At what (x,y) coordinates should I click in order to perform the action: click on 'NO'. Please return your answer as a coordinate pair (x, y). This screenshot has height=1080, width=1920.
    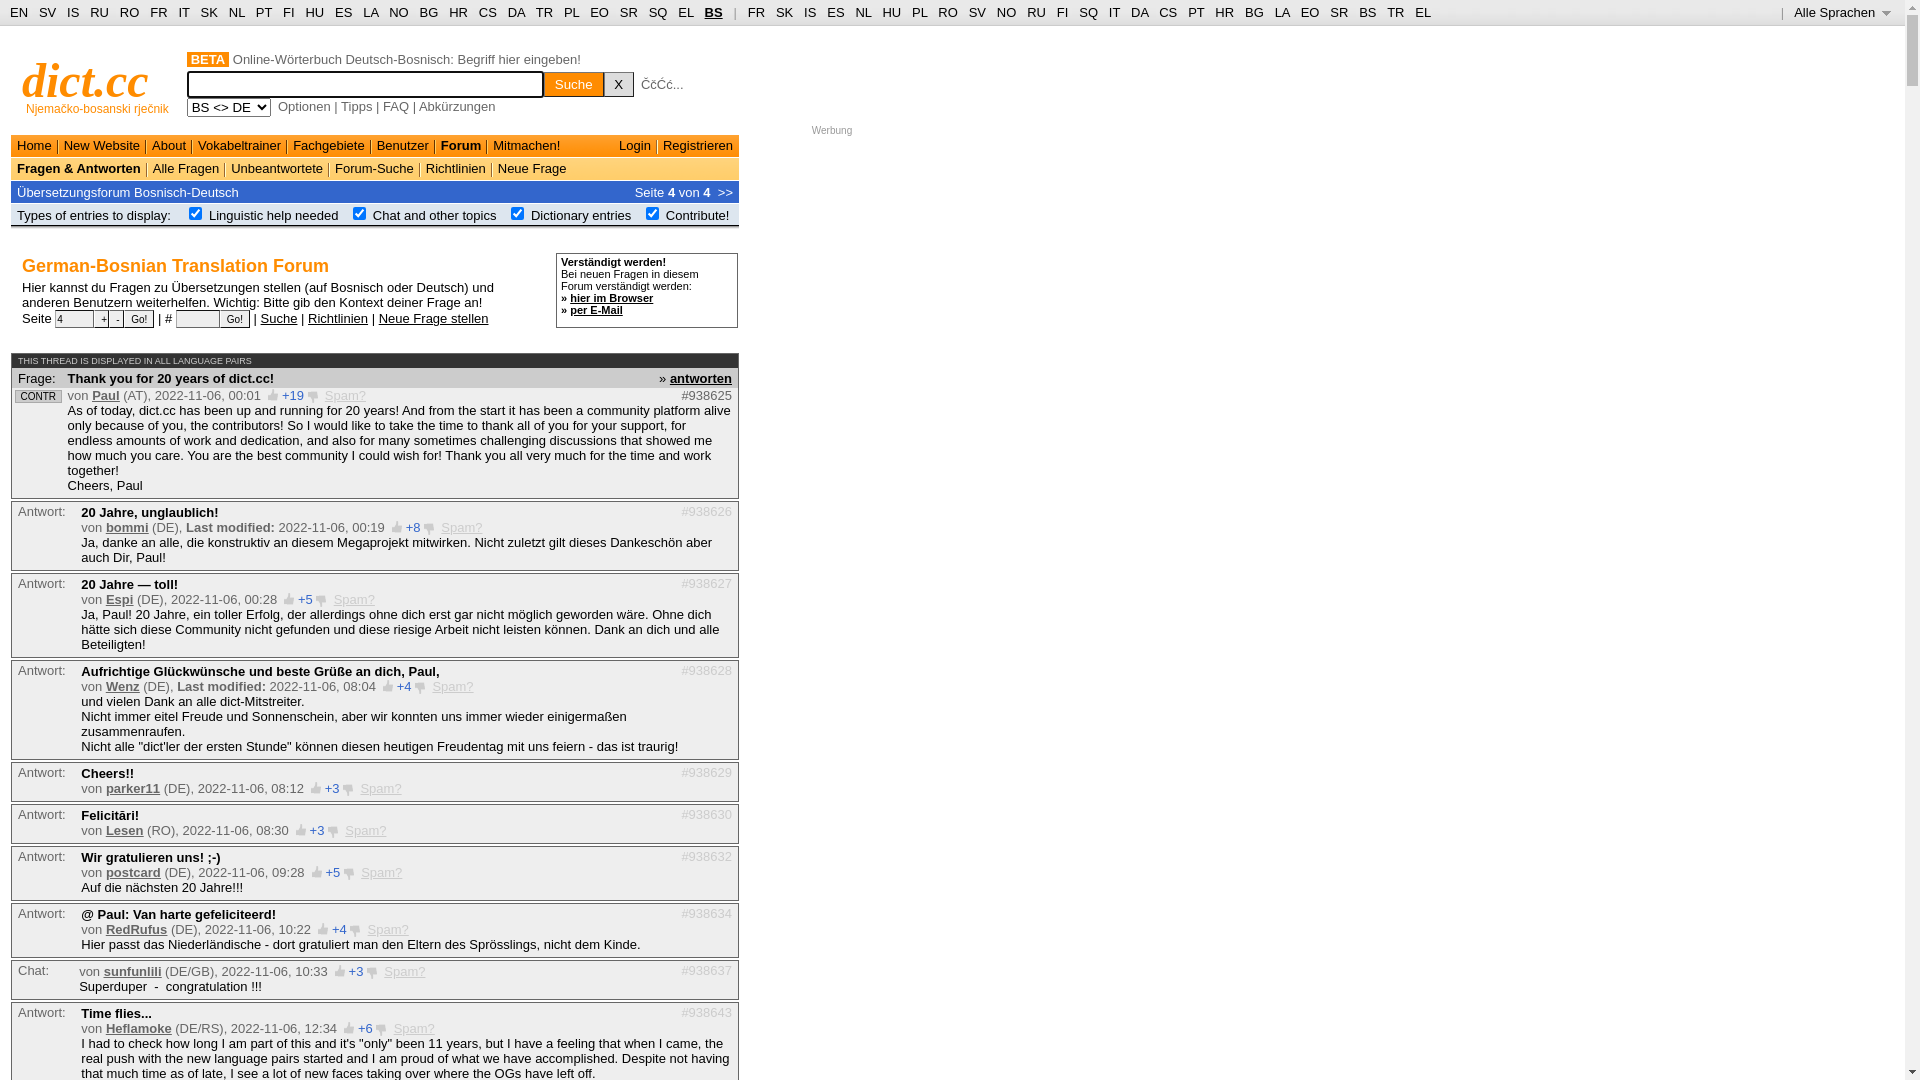
    Looking at the image, I should click on (1007, 12).